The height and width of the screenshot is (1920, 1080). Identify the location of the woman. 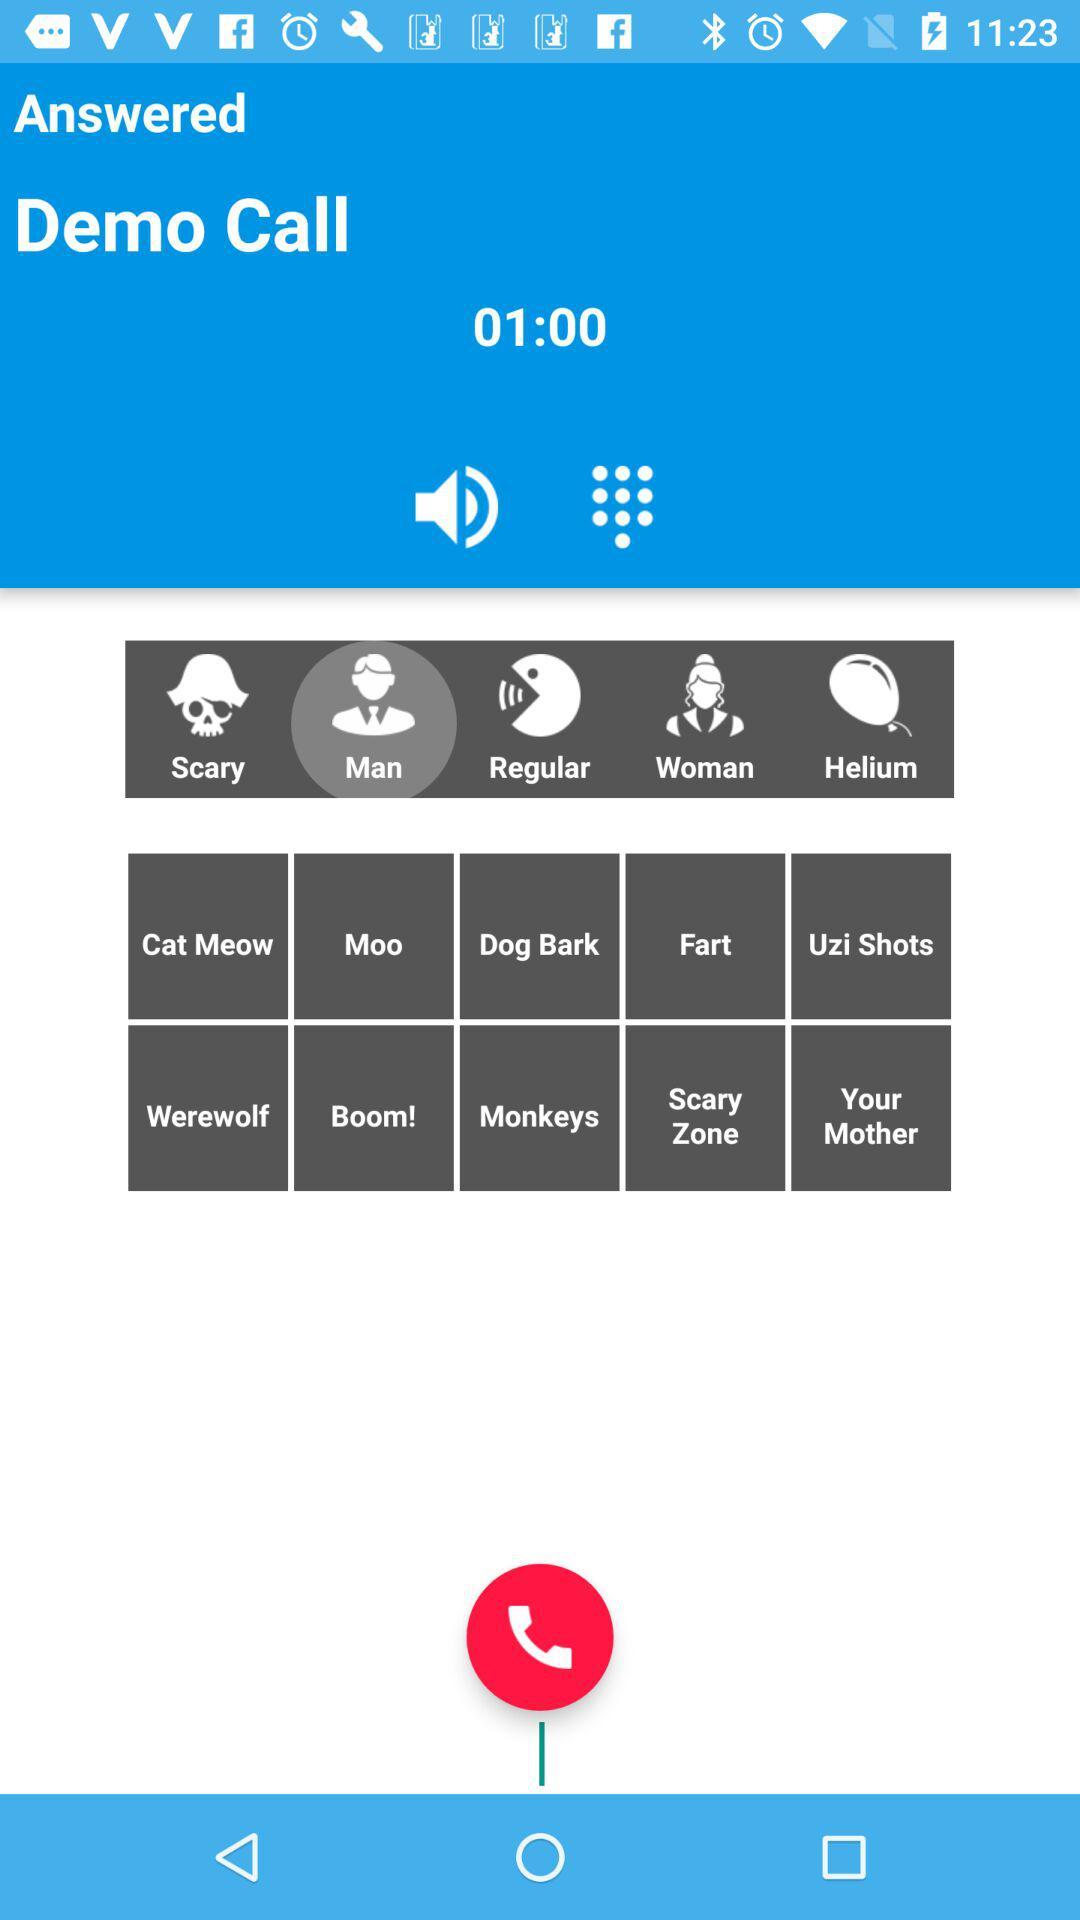
(704, 719).